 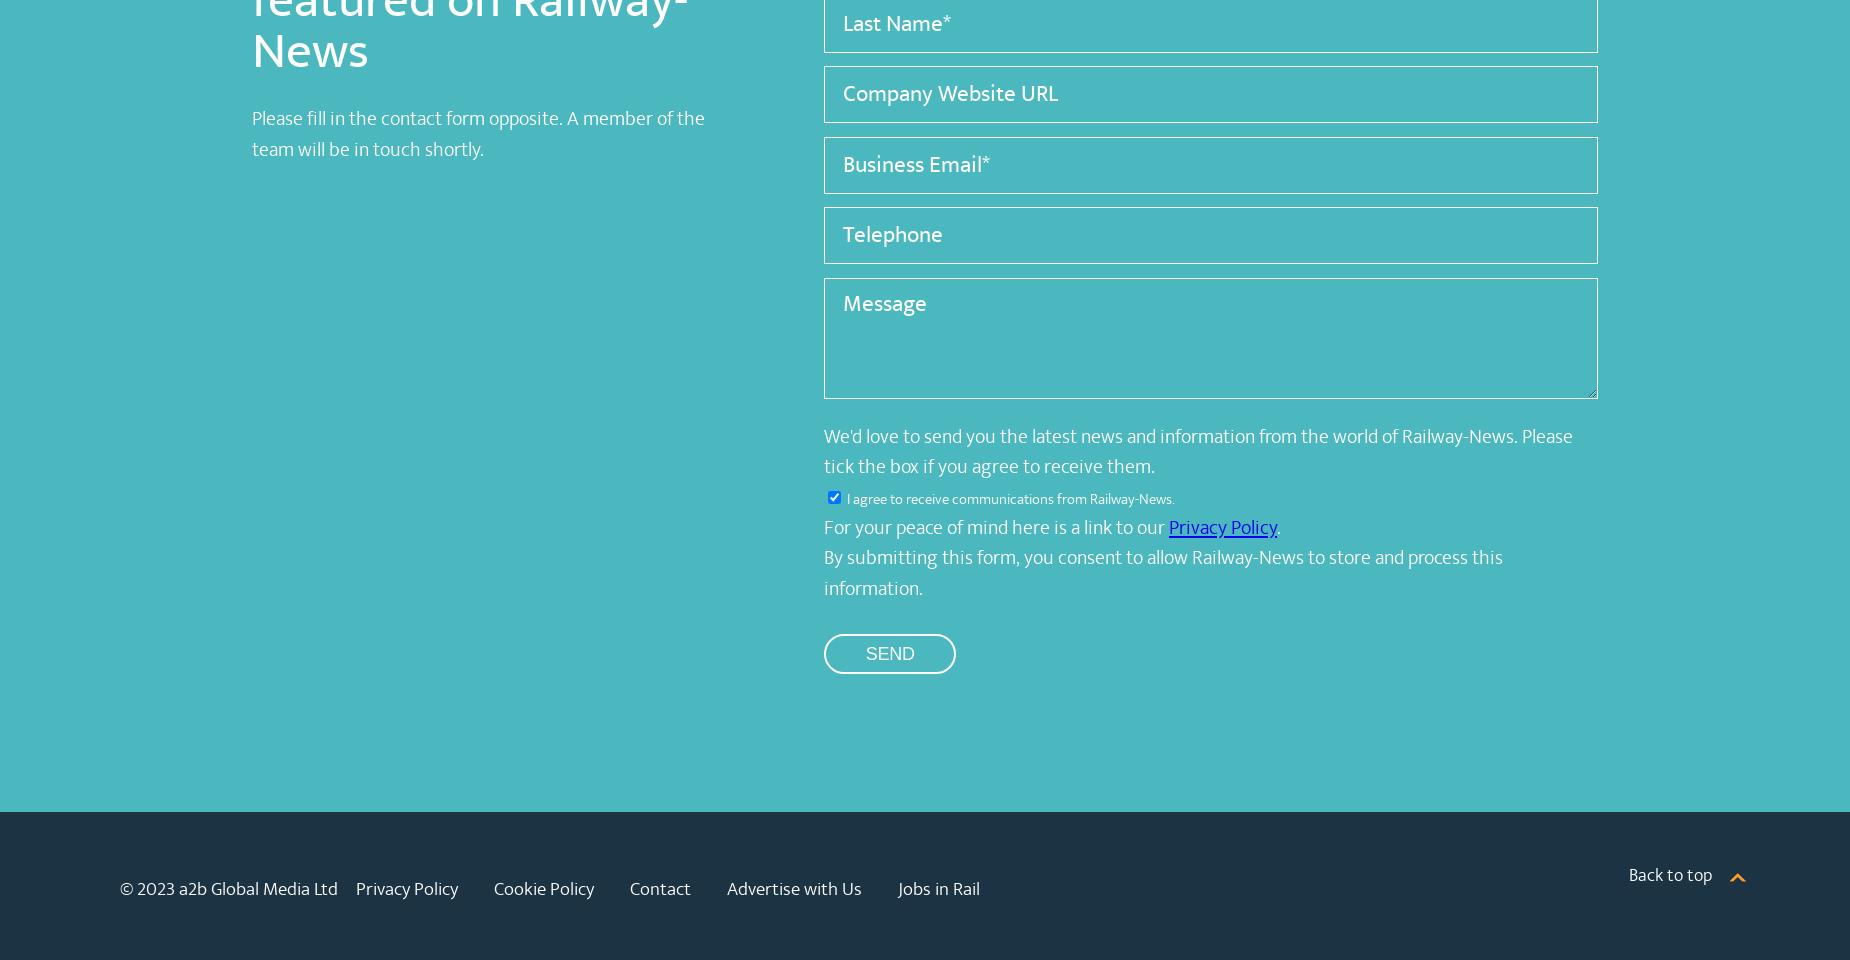 I want to click on 'I agree to receive communications from Railway-News.', so click(x=1010, y=497).